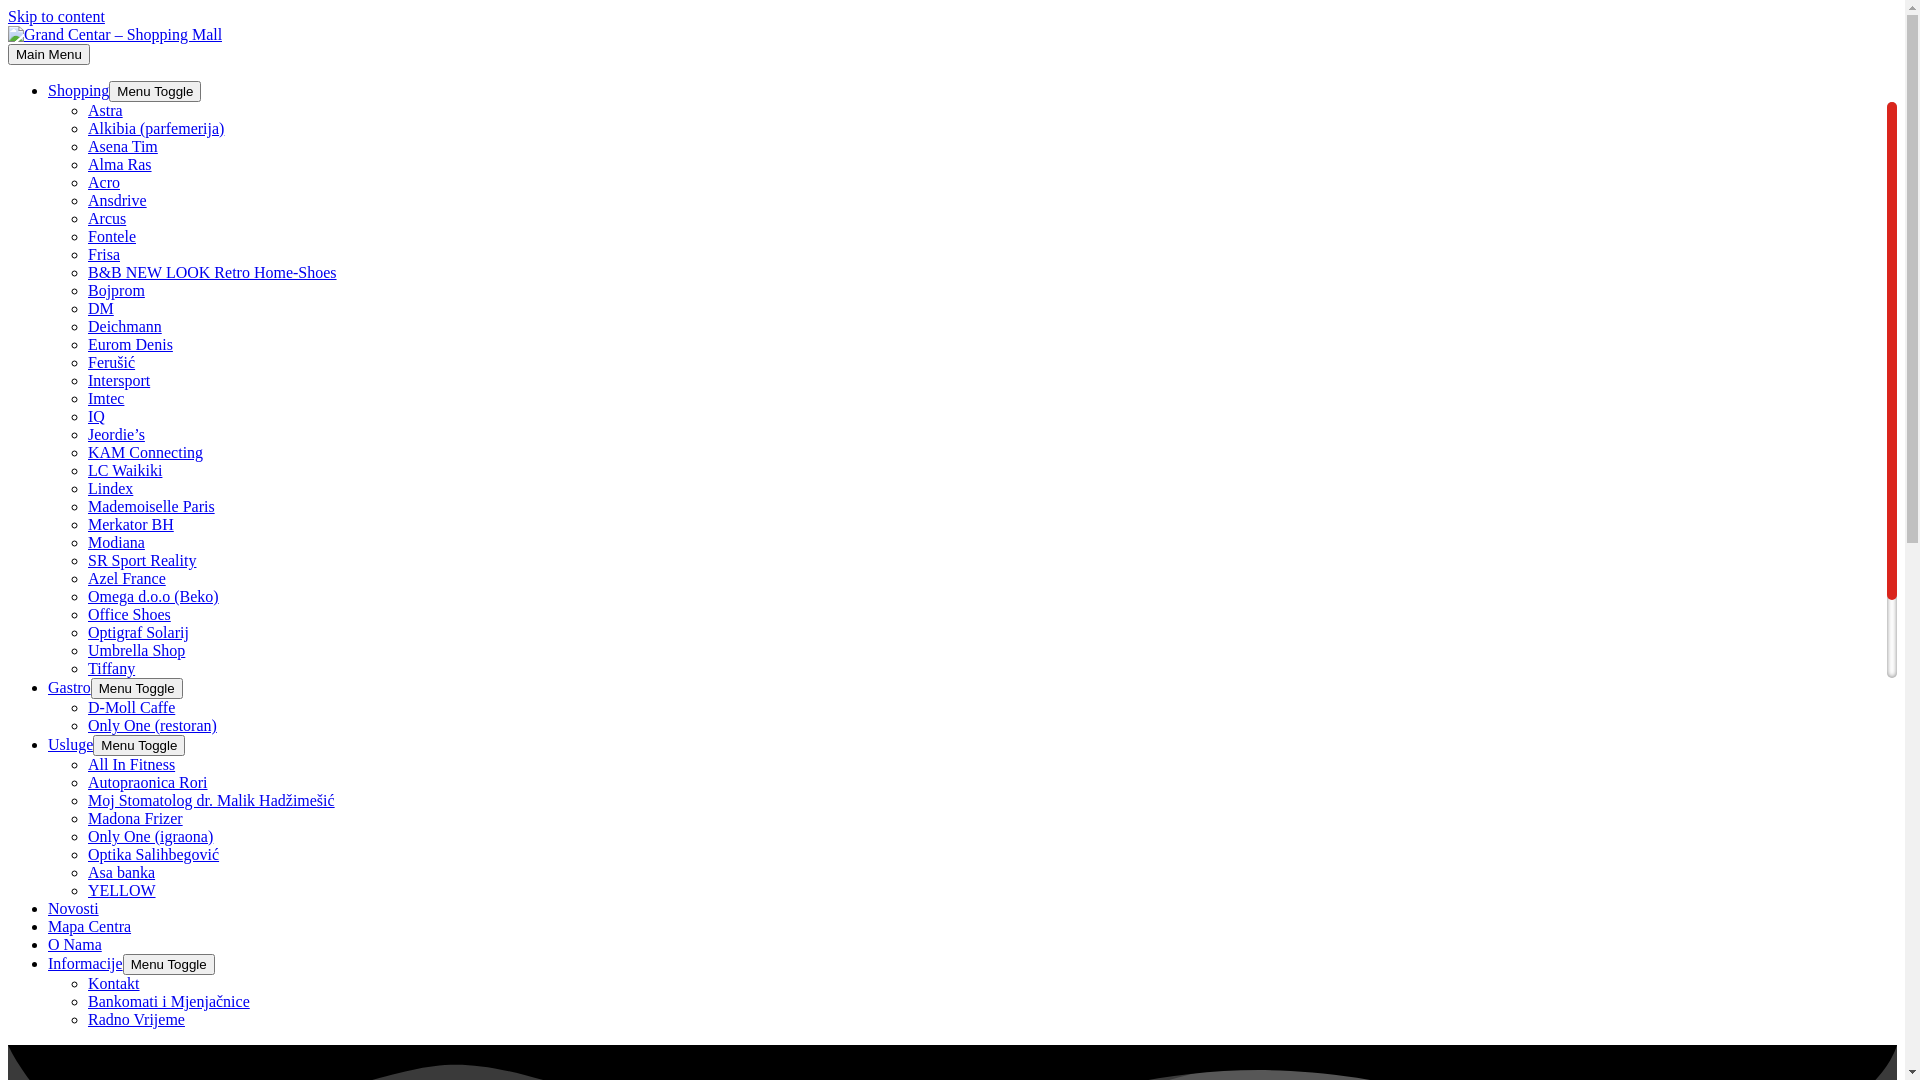 This screenshot has height=1080, width=1920. What do you see at coordinates (118, 380) in the screenshot?
I see `'Intersport'` at bounding box center [118, 380].